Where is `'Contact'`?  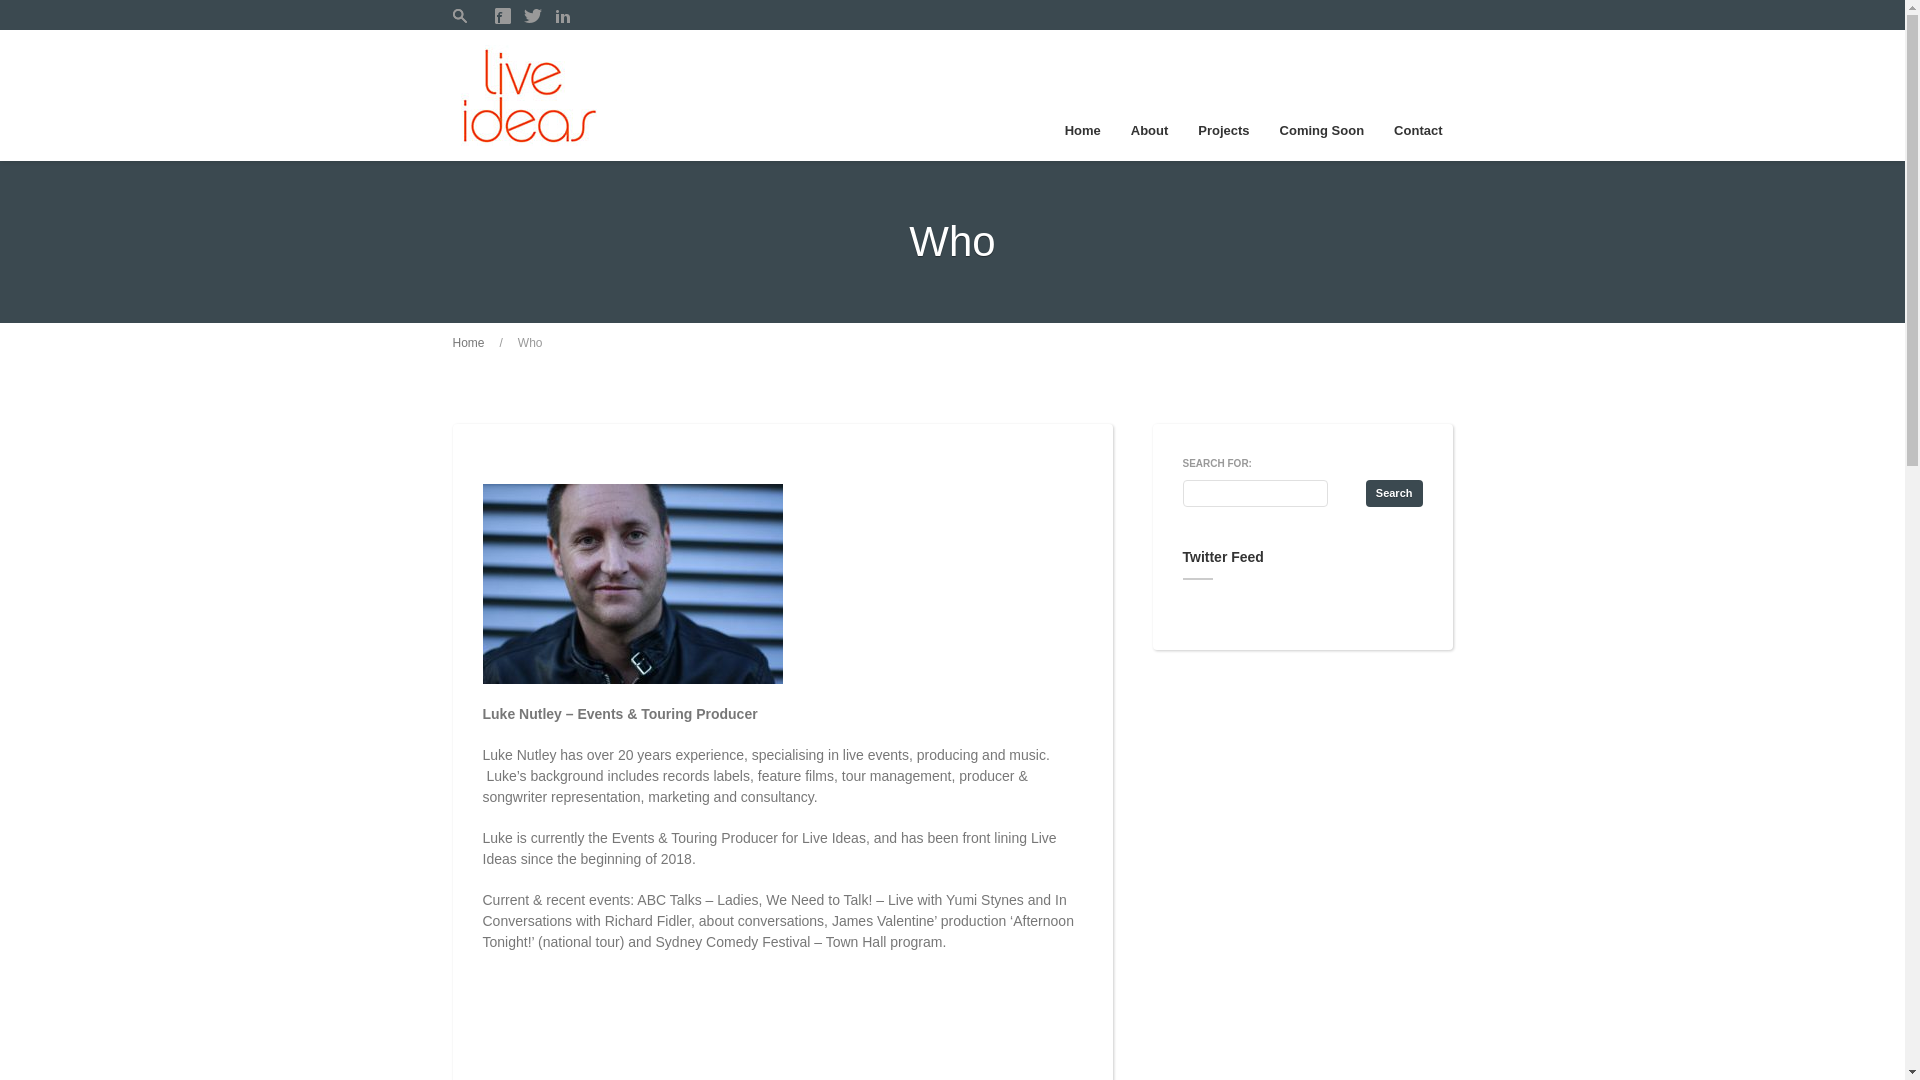 'Contact' is located at coordinates (1416, 130).